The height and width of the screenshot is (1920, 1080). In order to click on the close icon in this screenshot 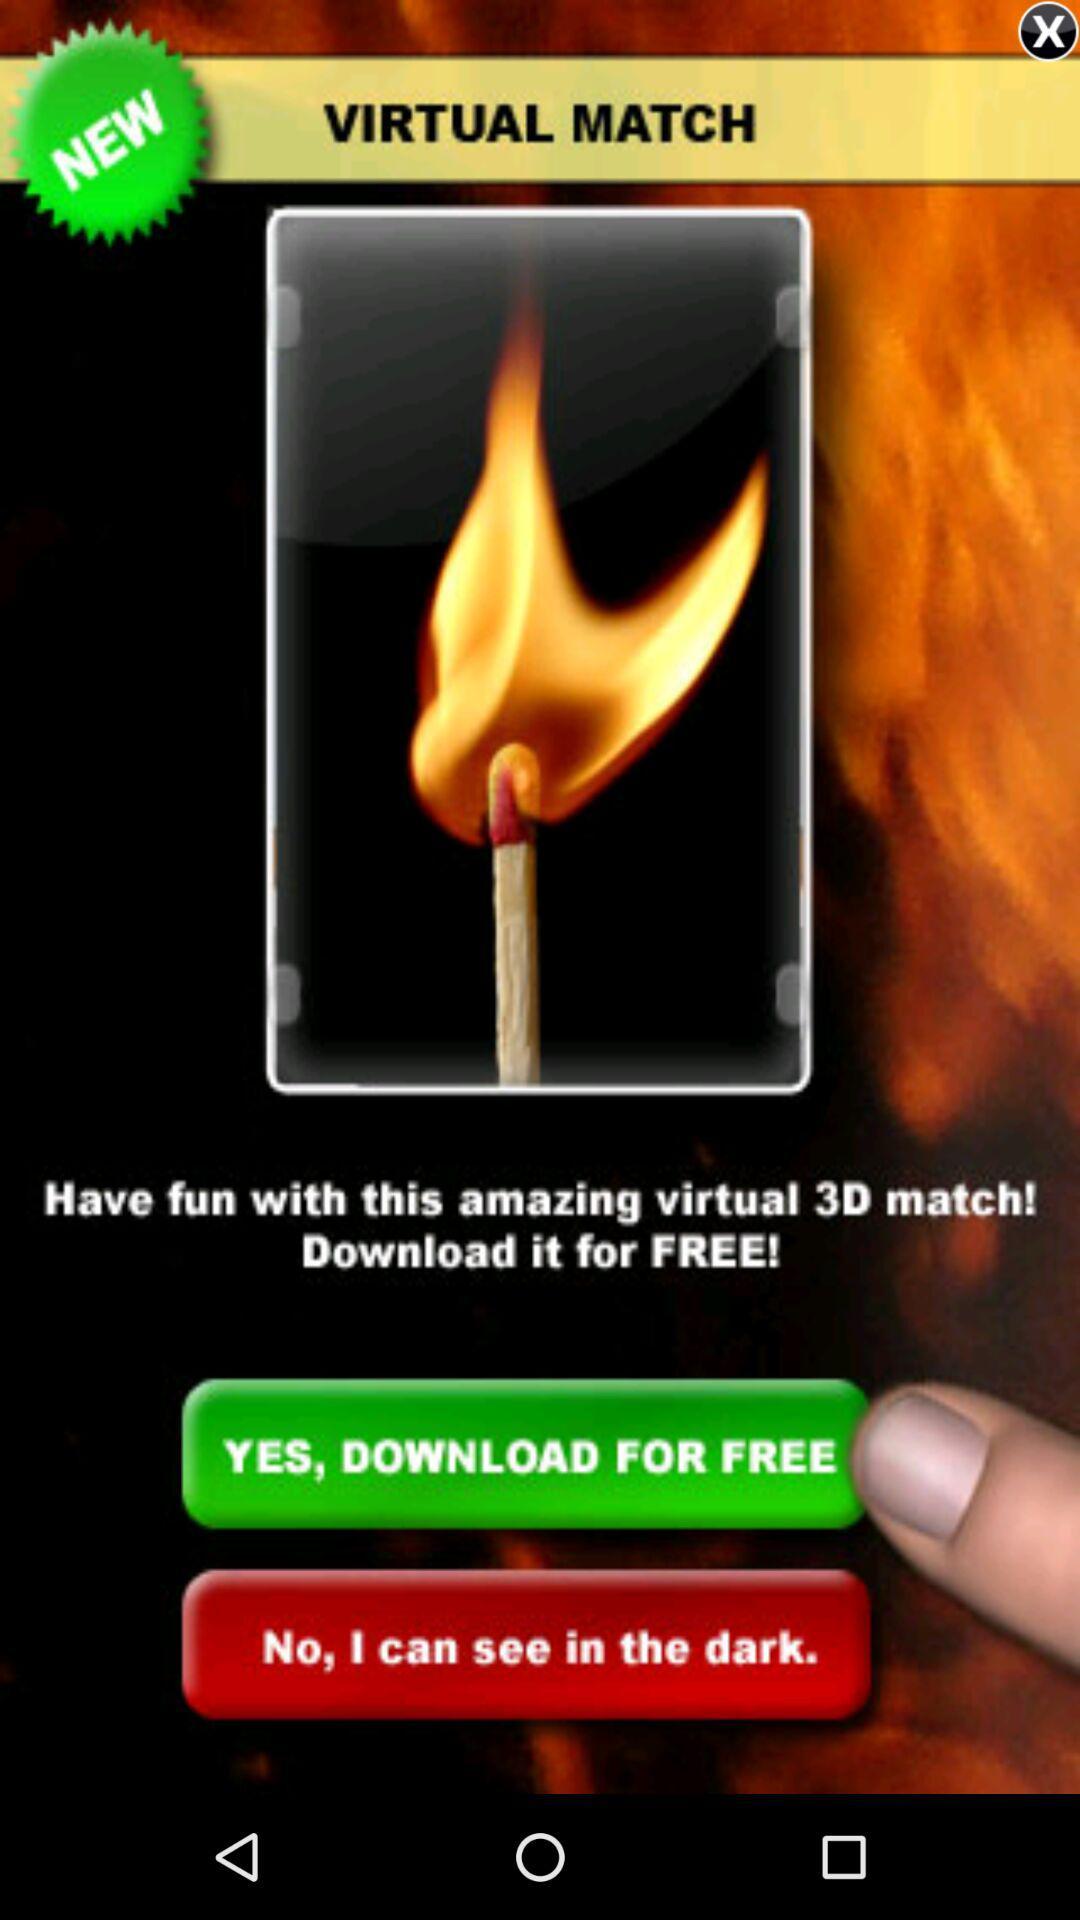, I will do `click(1047, 33)`.